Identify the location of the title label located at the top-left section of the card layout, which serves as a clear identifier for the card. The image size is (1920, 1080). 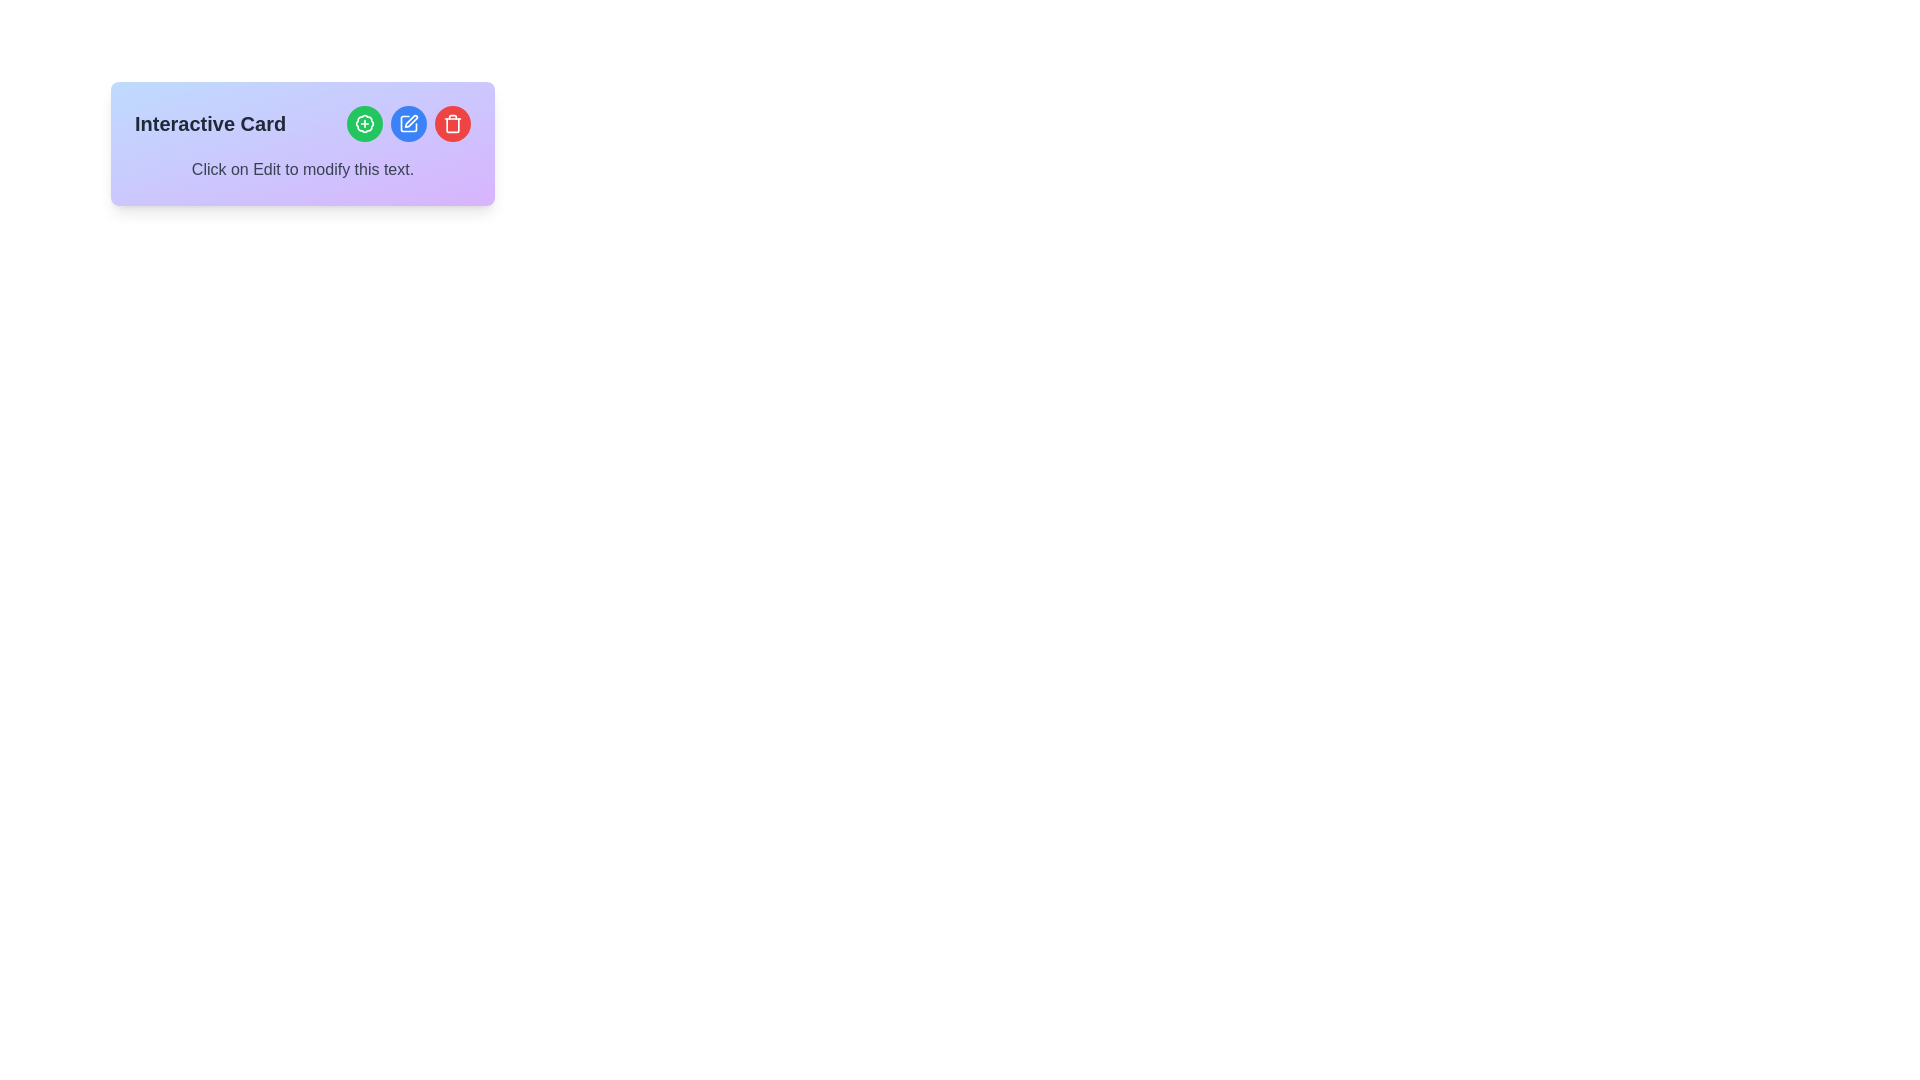
(210, 123).